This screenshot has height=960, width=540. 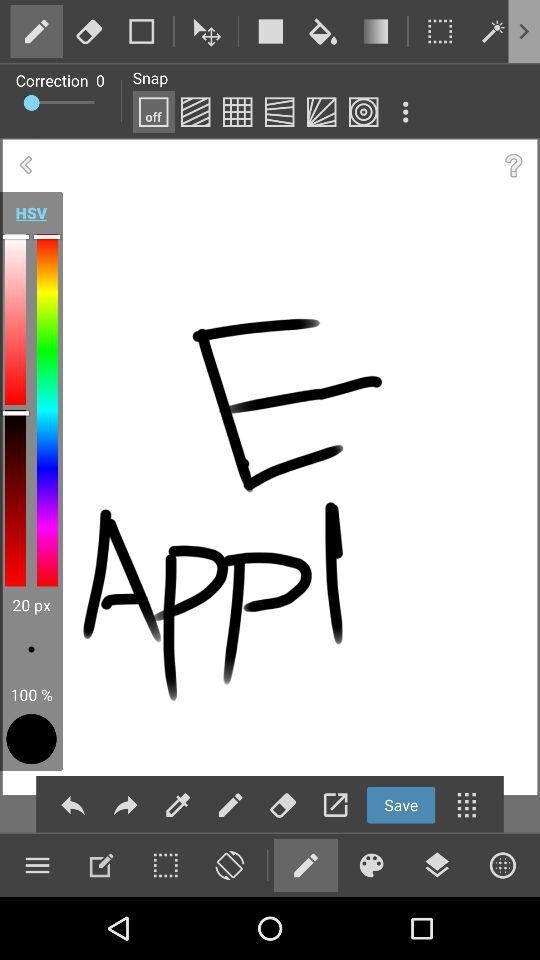 What do you see at coordinates (270, 30) in the screenshot?
I see `draw rectangle` at bounding box center [270, 30].